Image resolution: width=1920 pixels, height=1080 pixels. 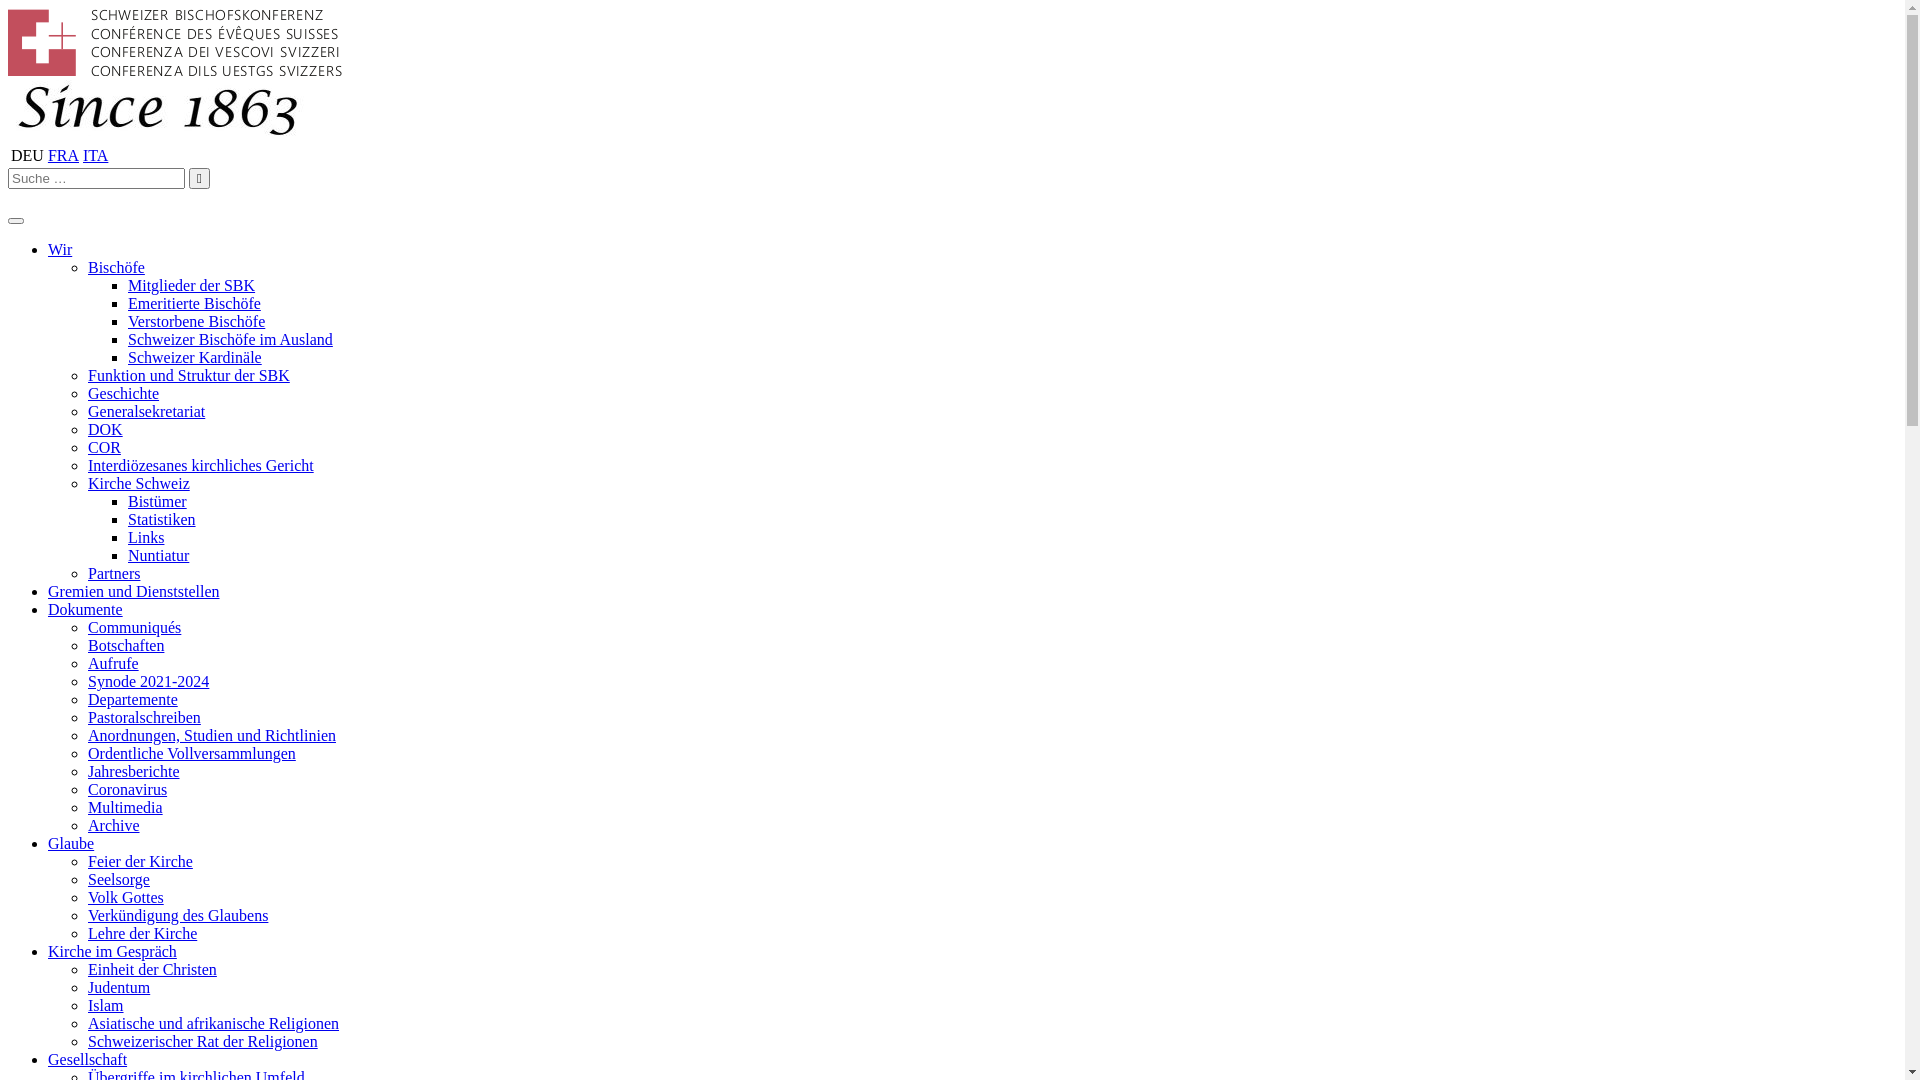 I want to click on 'Synode 2021-2024', so click(x=147, y=680).